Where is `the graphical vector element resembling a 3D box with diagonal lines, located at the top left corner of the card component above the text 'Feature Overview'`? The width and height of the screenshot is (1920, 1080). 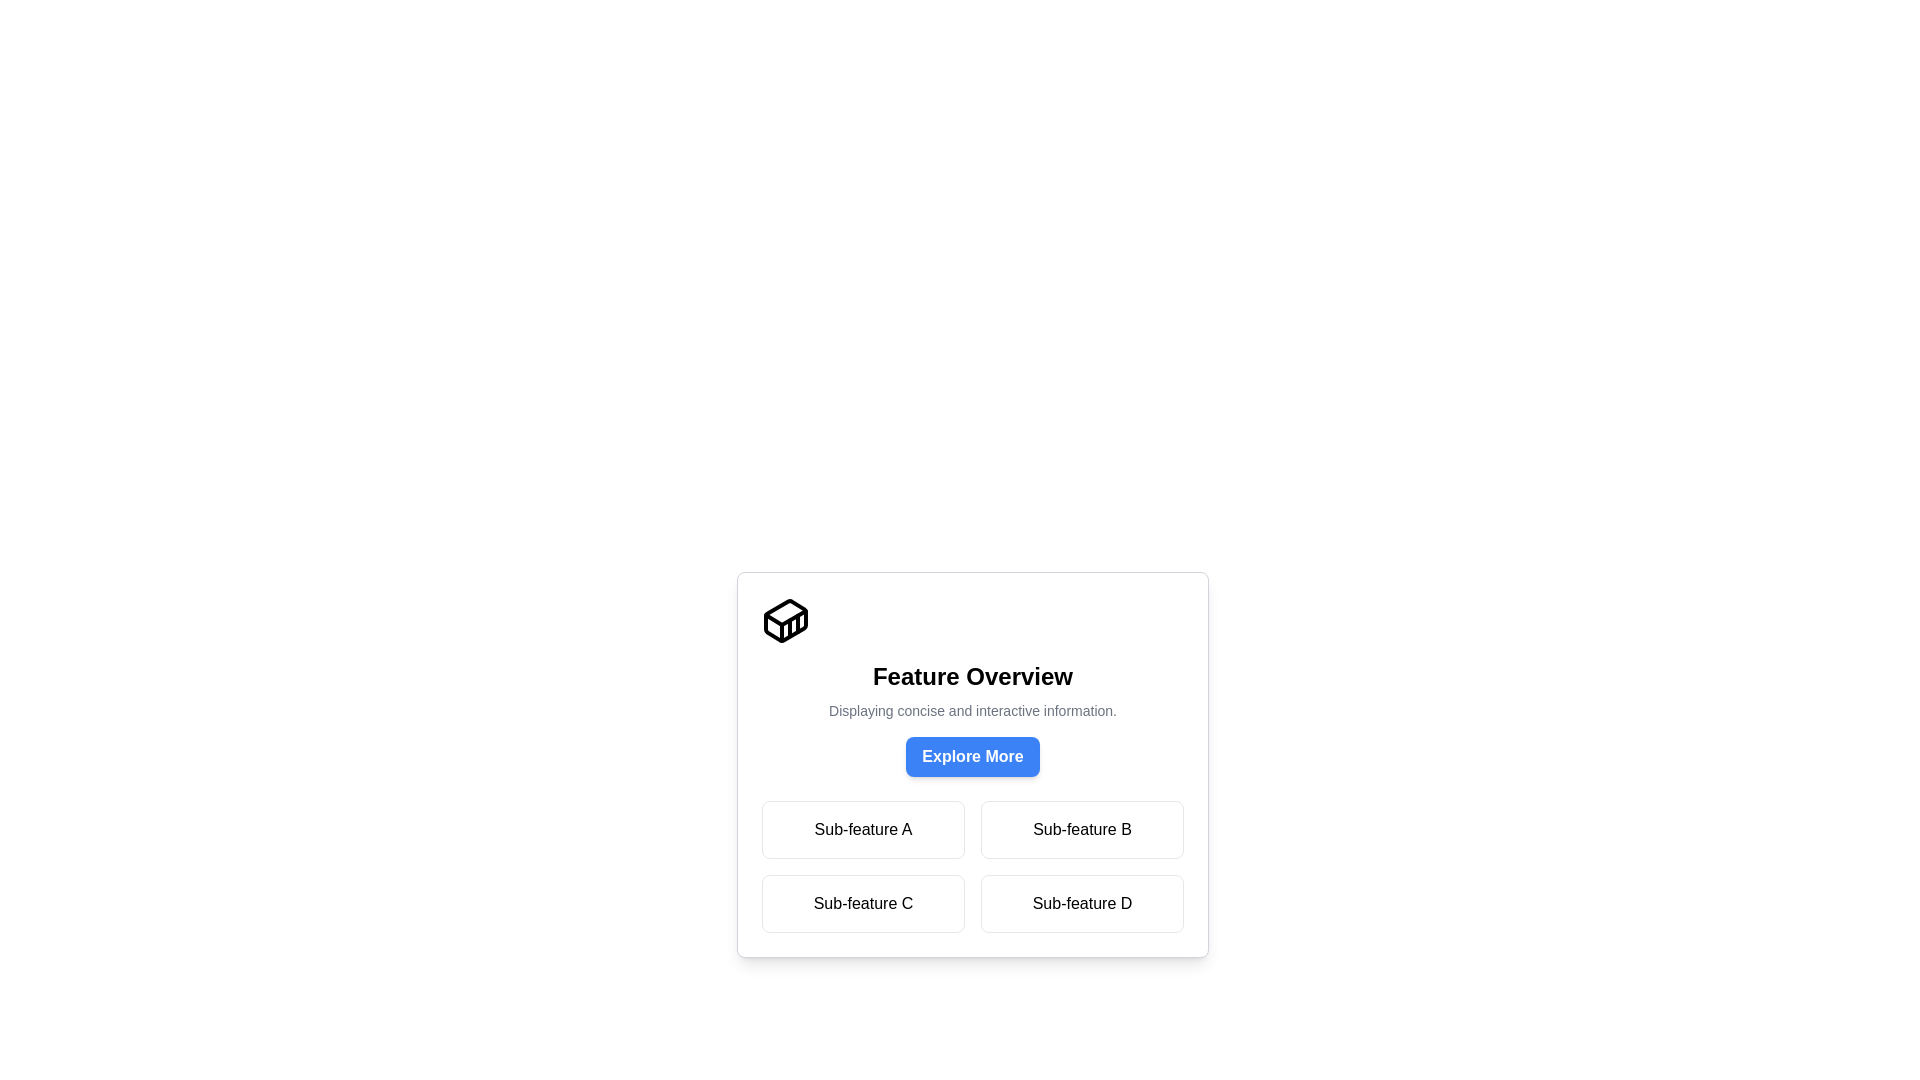 the graphical vector element resembling a 3D box with diagonal lines, located at the top left corner of the card component above the text 'Feature Overview' is located at coordinates (785, 620).